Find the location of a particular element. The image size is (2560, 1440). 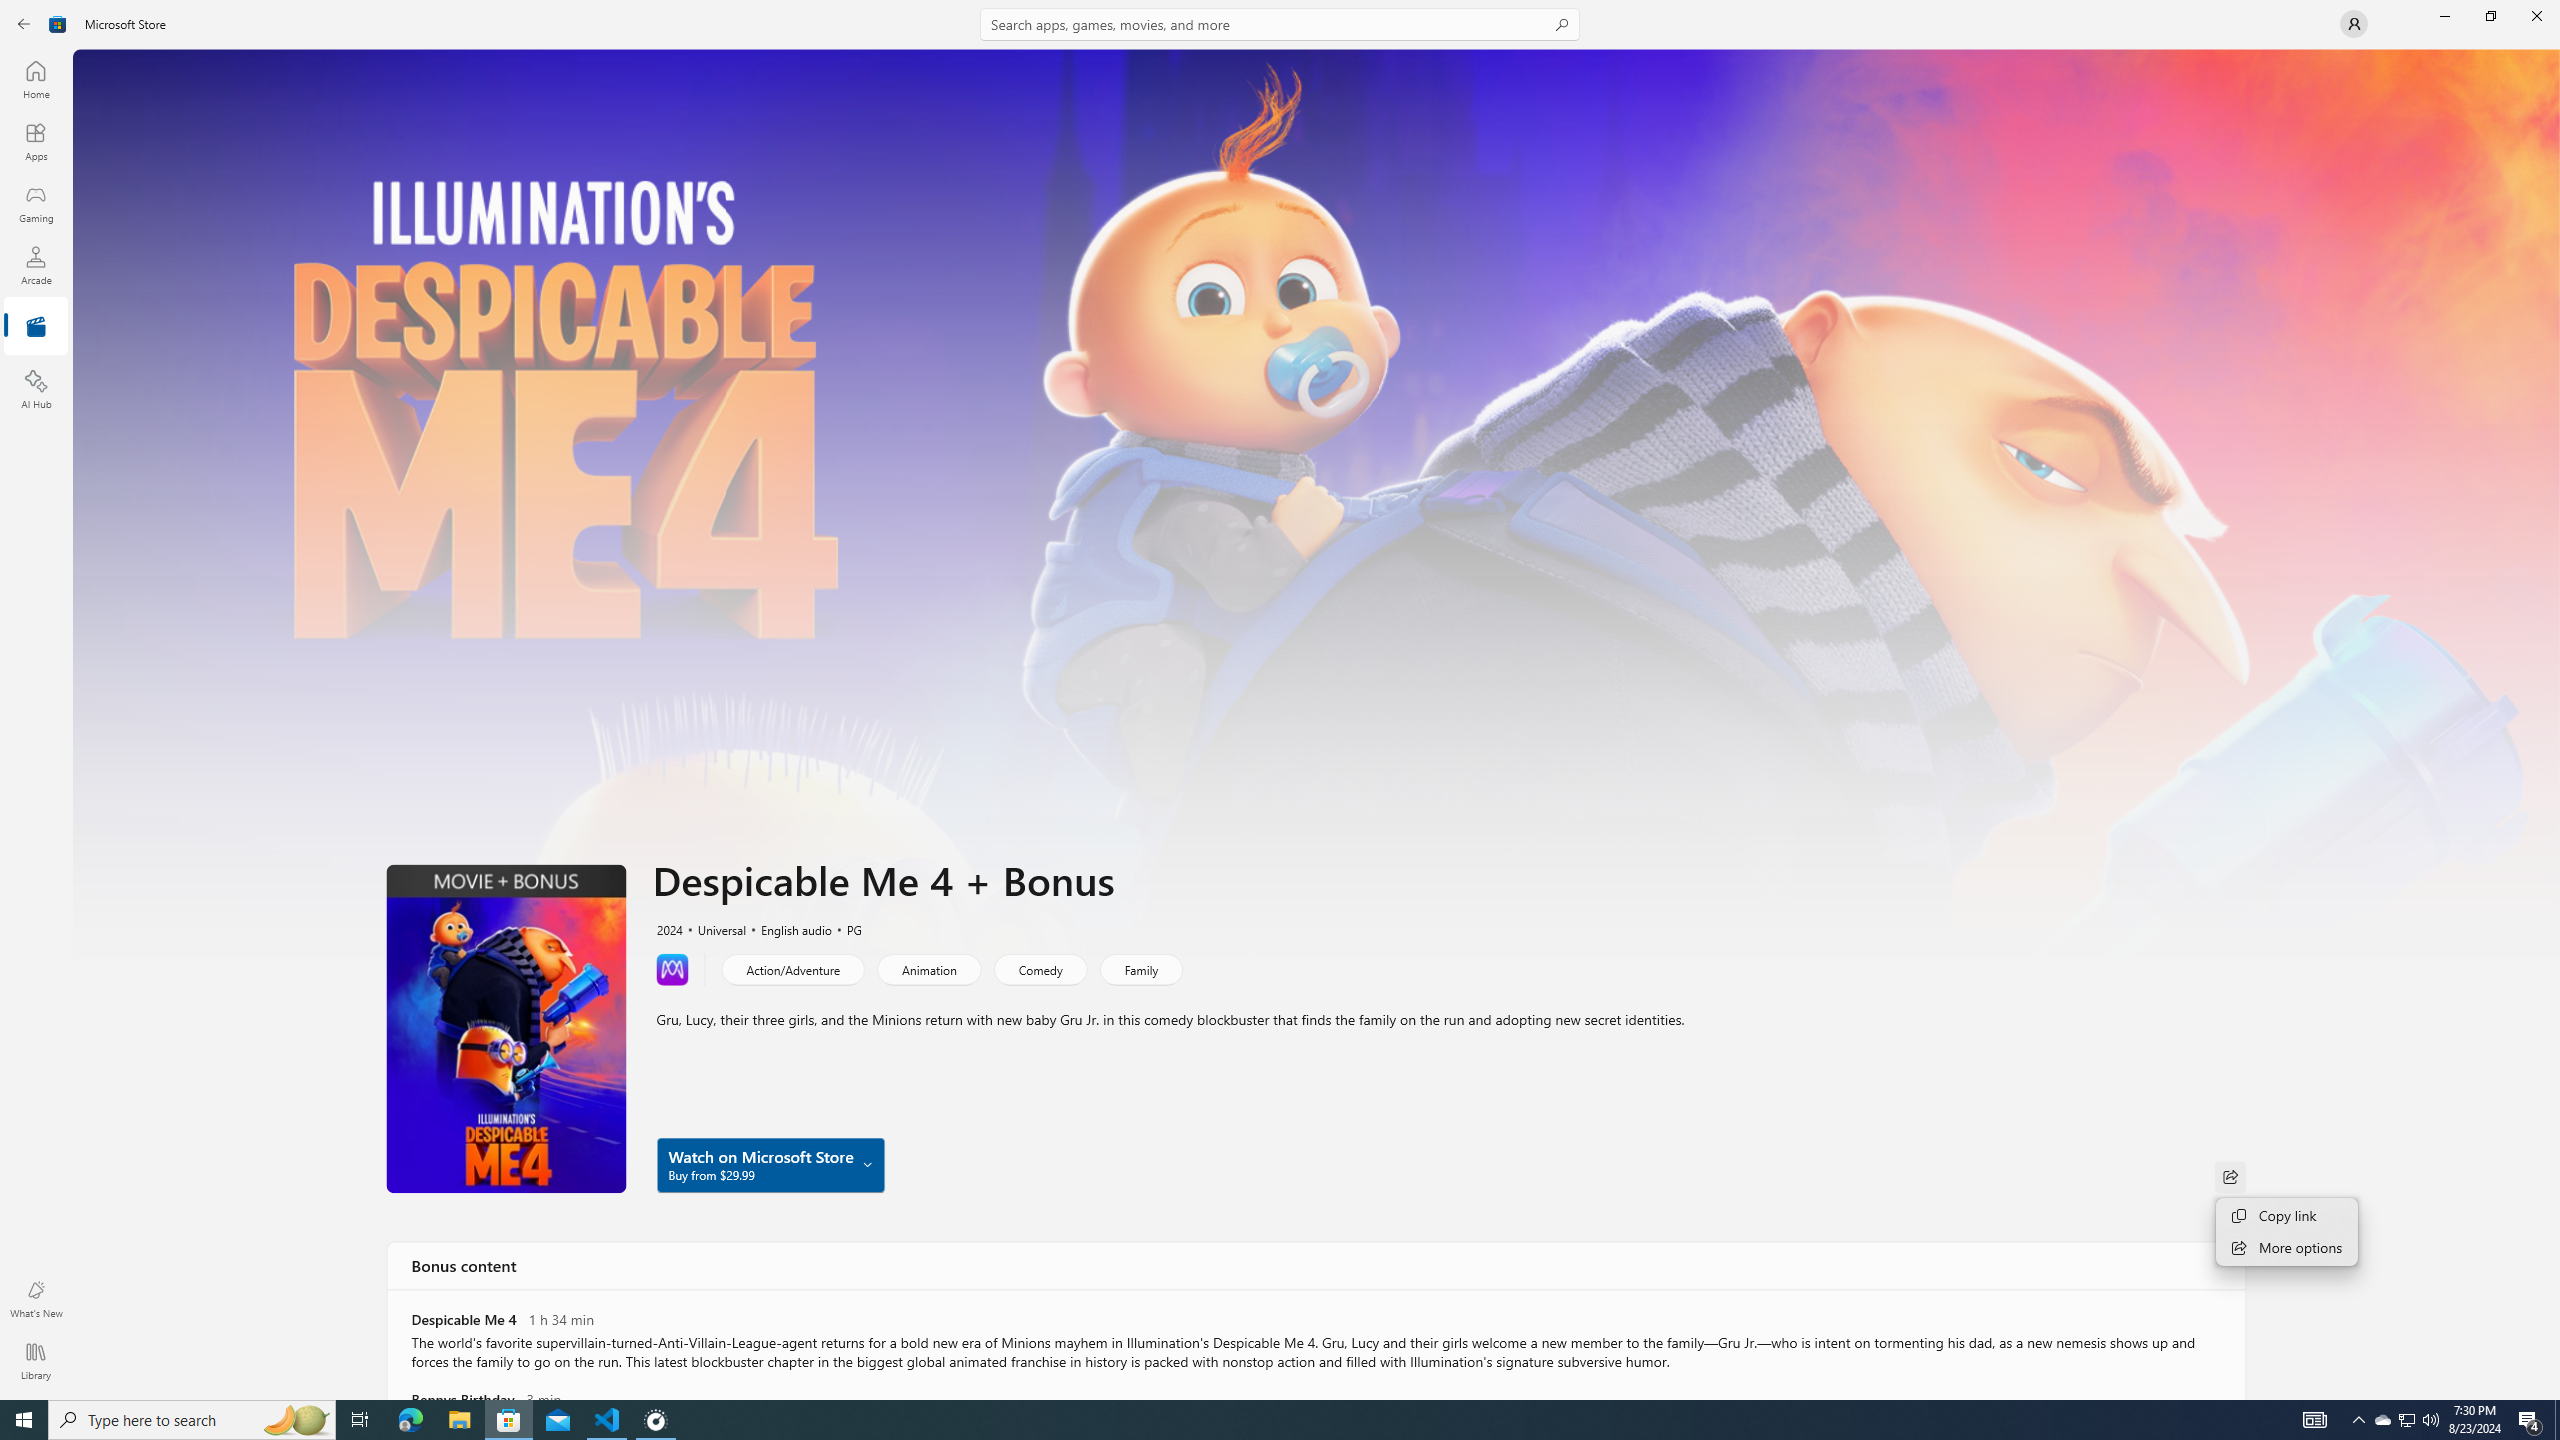

'Back' is located at coordinates (24, 22).